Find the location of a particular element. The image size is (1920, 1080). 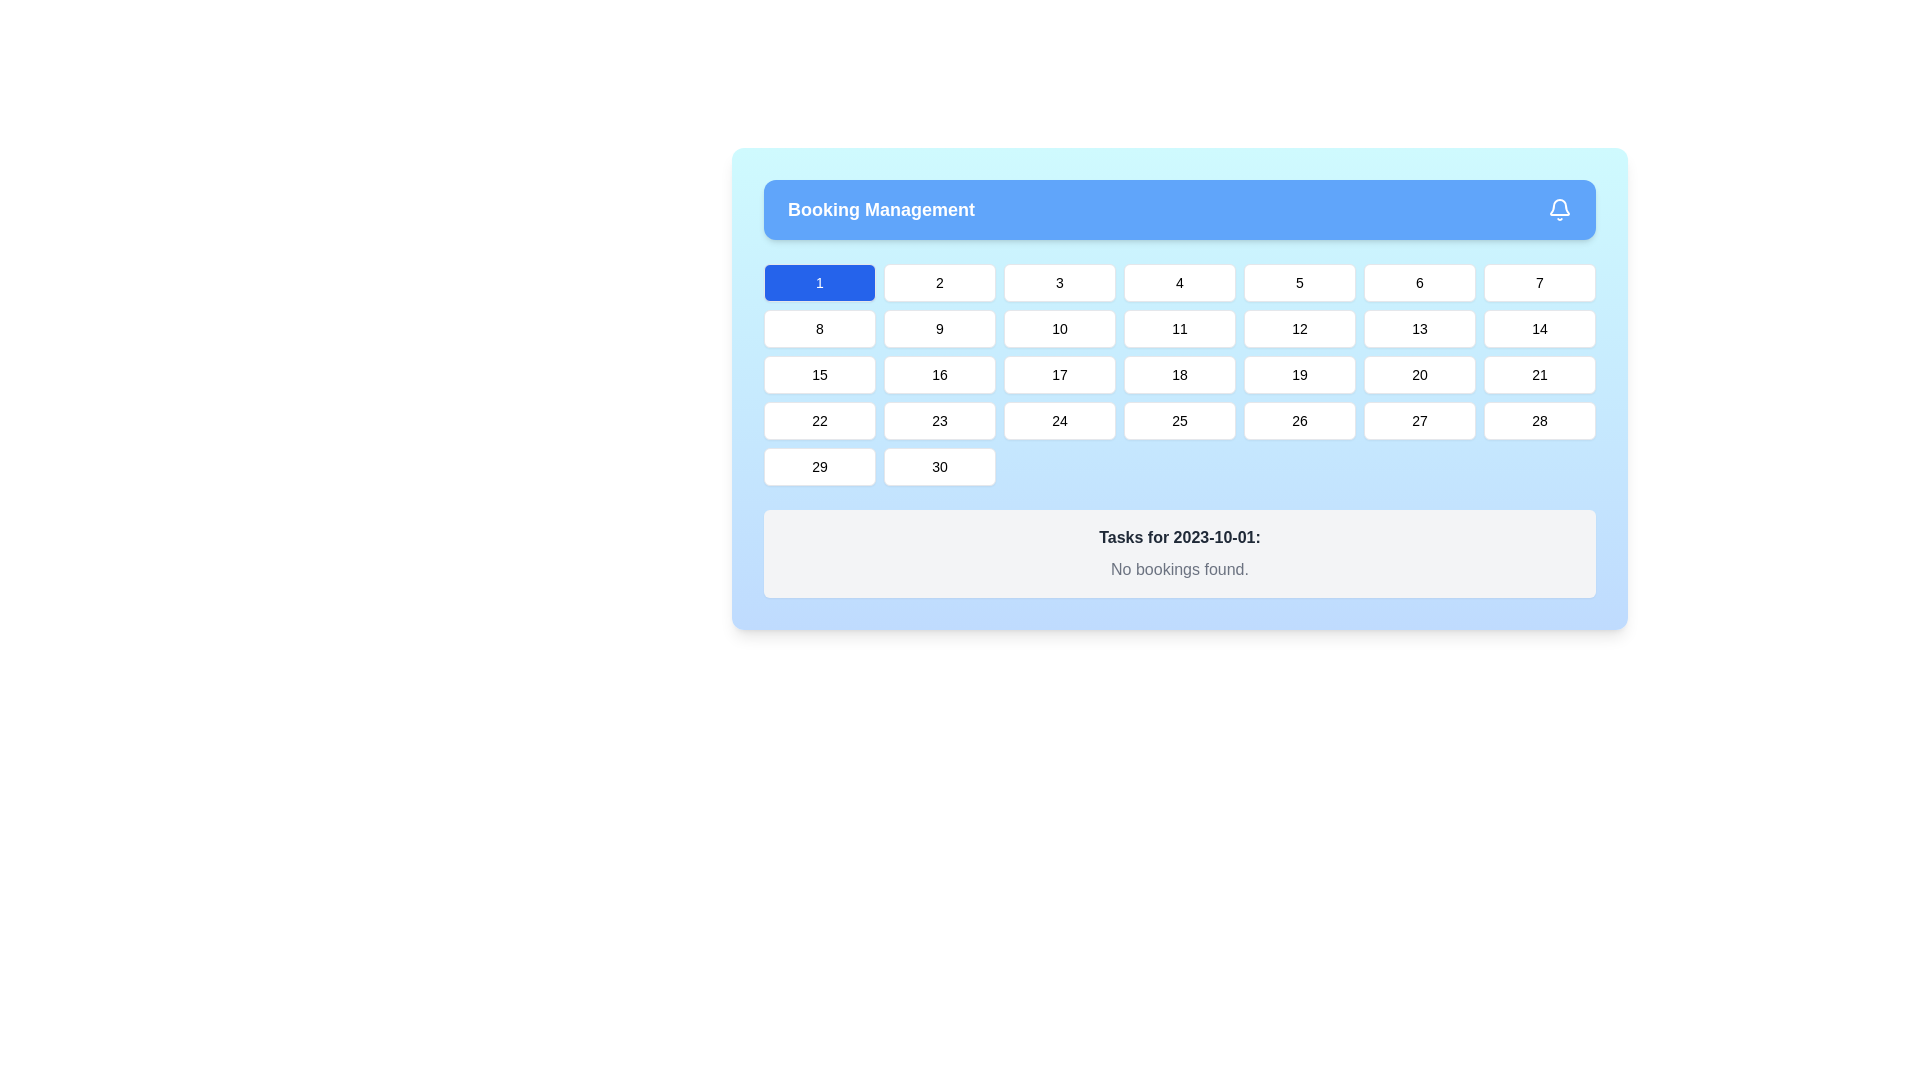

the first button in the selectable grid, located at the top-left corner is located at coordinates (820, 282).